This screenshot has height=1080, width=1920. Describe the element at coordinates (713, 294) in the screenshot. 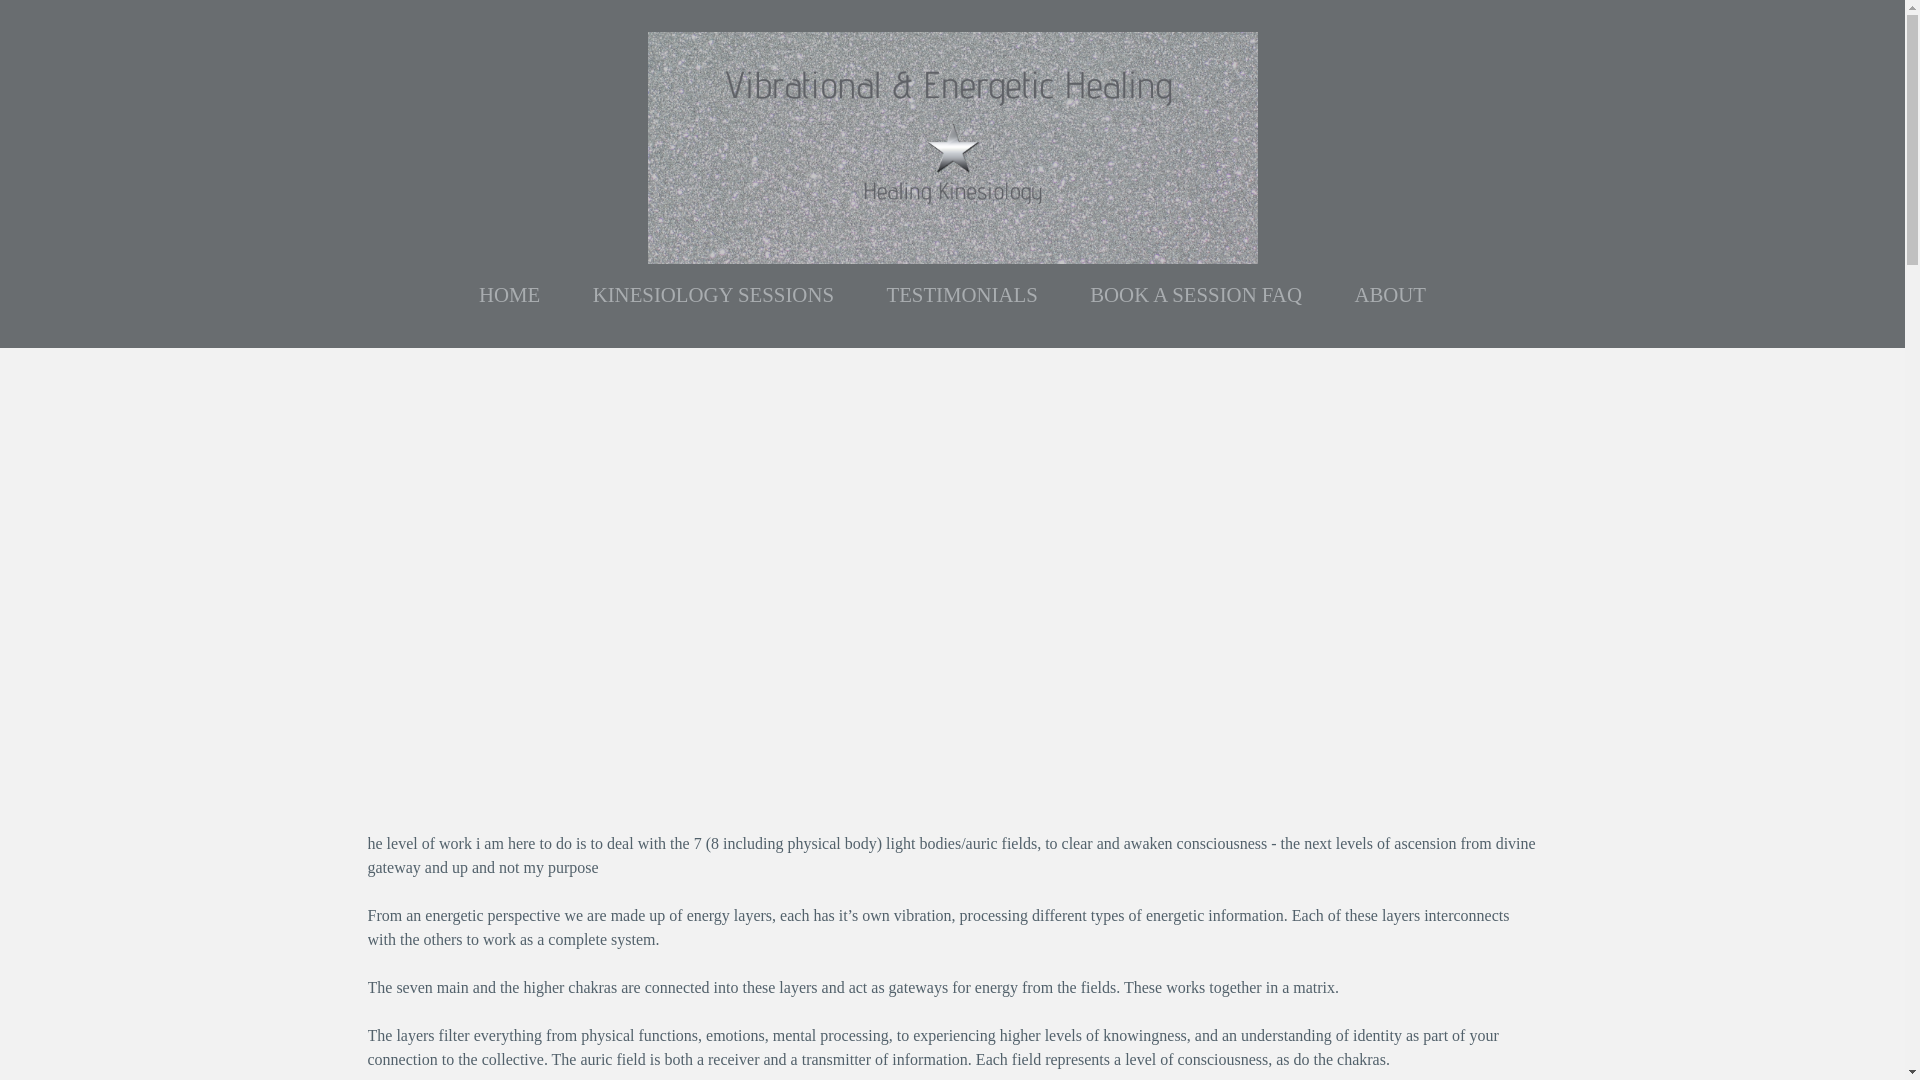

I see `'KINESIOLOGY SESSIONS'` at that location.